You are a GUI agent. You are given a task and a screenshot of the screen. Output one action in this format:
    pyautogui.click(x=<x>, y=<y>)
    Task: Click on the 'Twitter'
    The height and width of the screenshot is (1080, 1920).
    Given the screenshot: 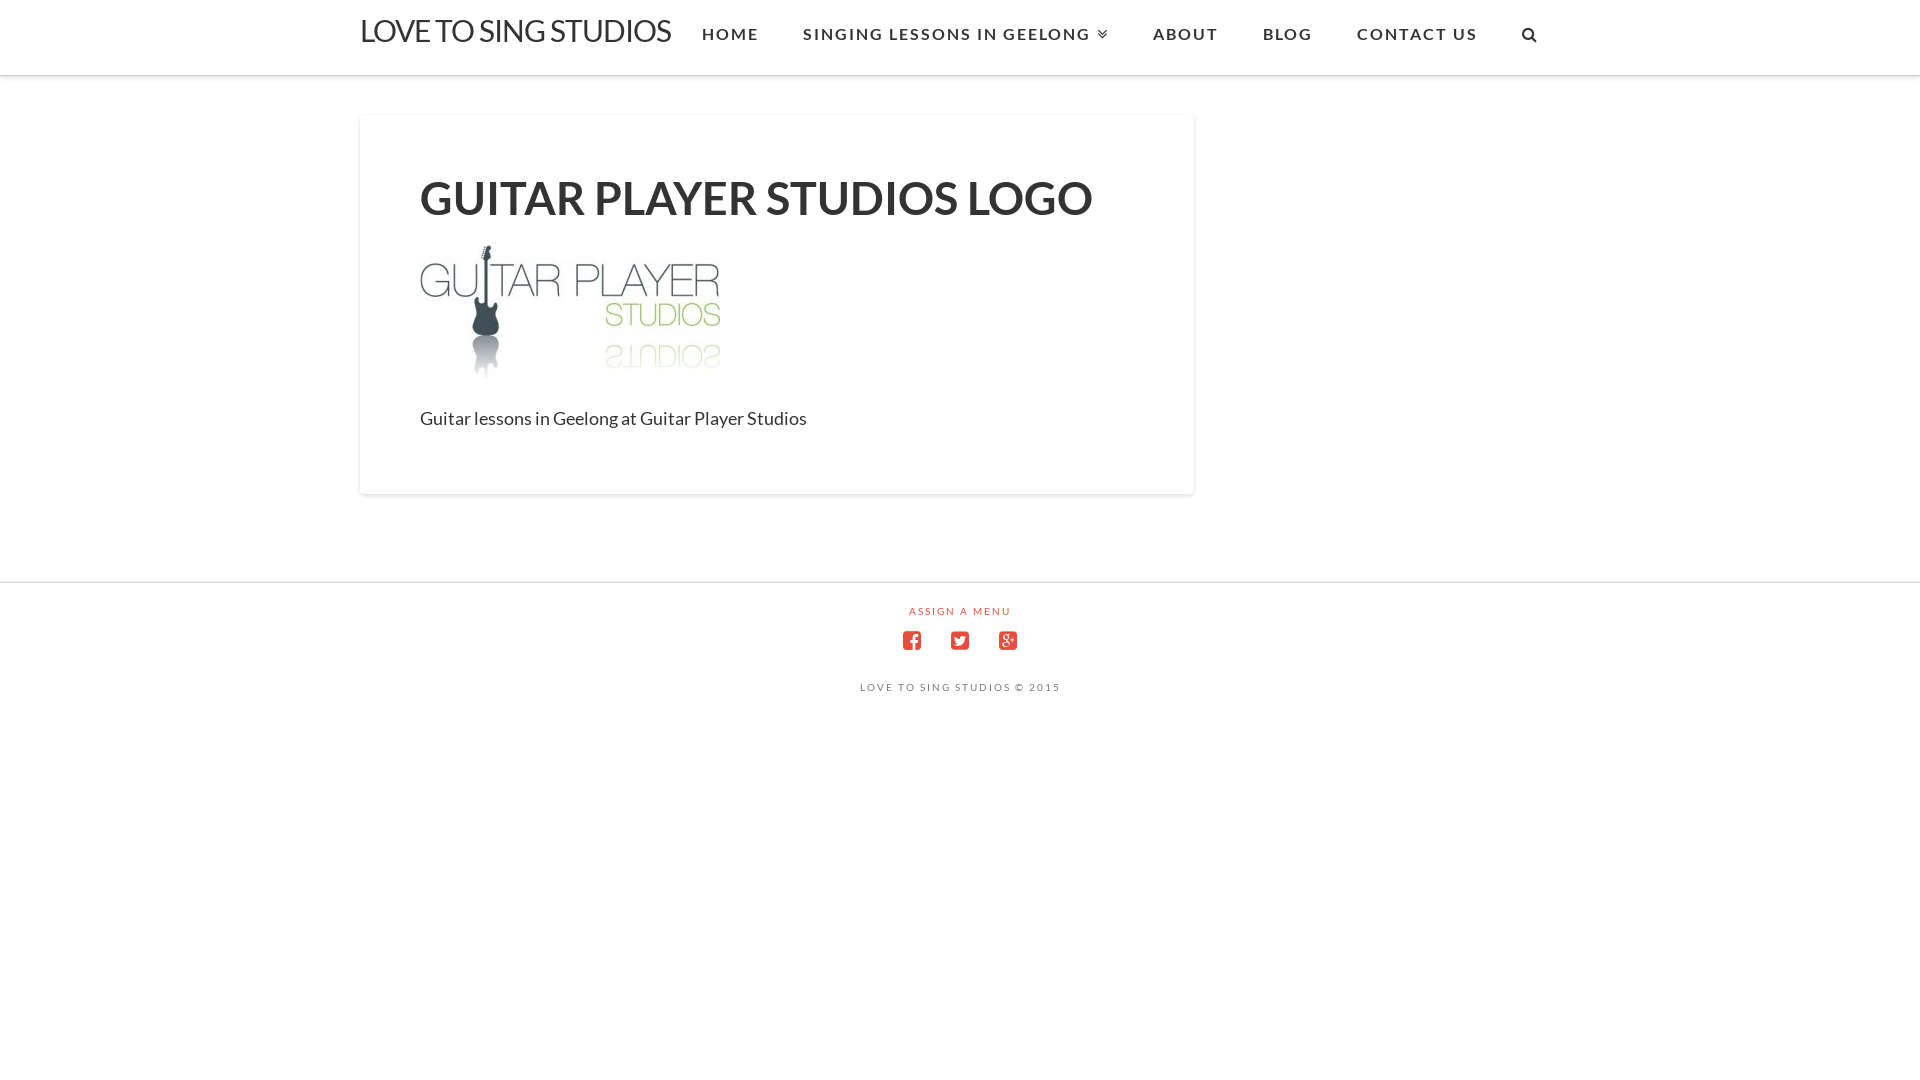 What is the action you would take?
    pyautogui.click(x=949, y=640)
    